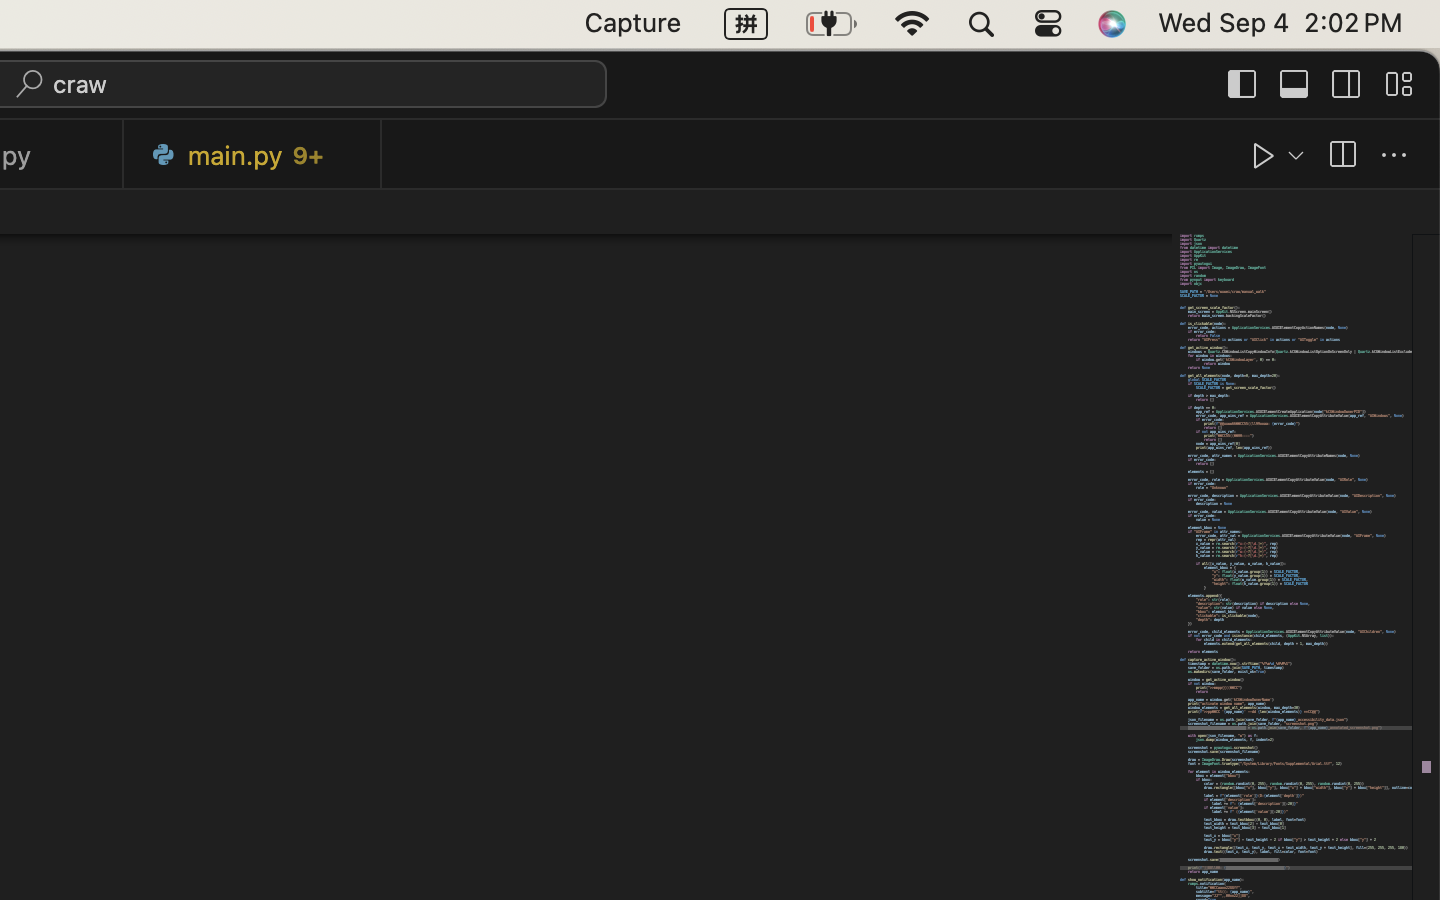 The height and width of the screenshot is (900, 1440). I want to click on '', so click(1394, 155).